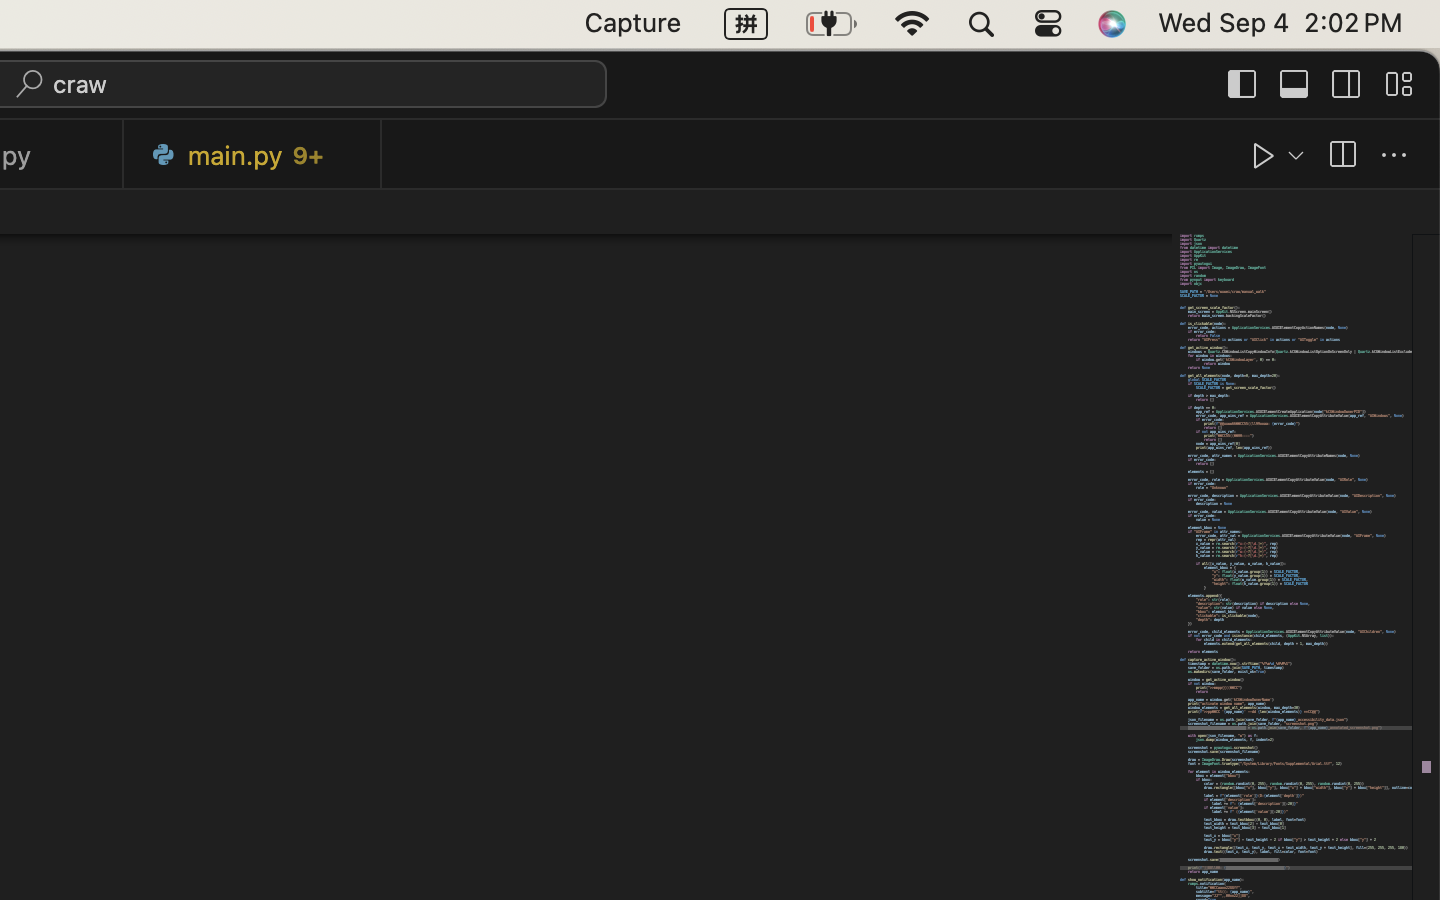 The height and width of the screenshot is (900, 1440). I want to click on '', so click(1394, 155).